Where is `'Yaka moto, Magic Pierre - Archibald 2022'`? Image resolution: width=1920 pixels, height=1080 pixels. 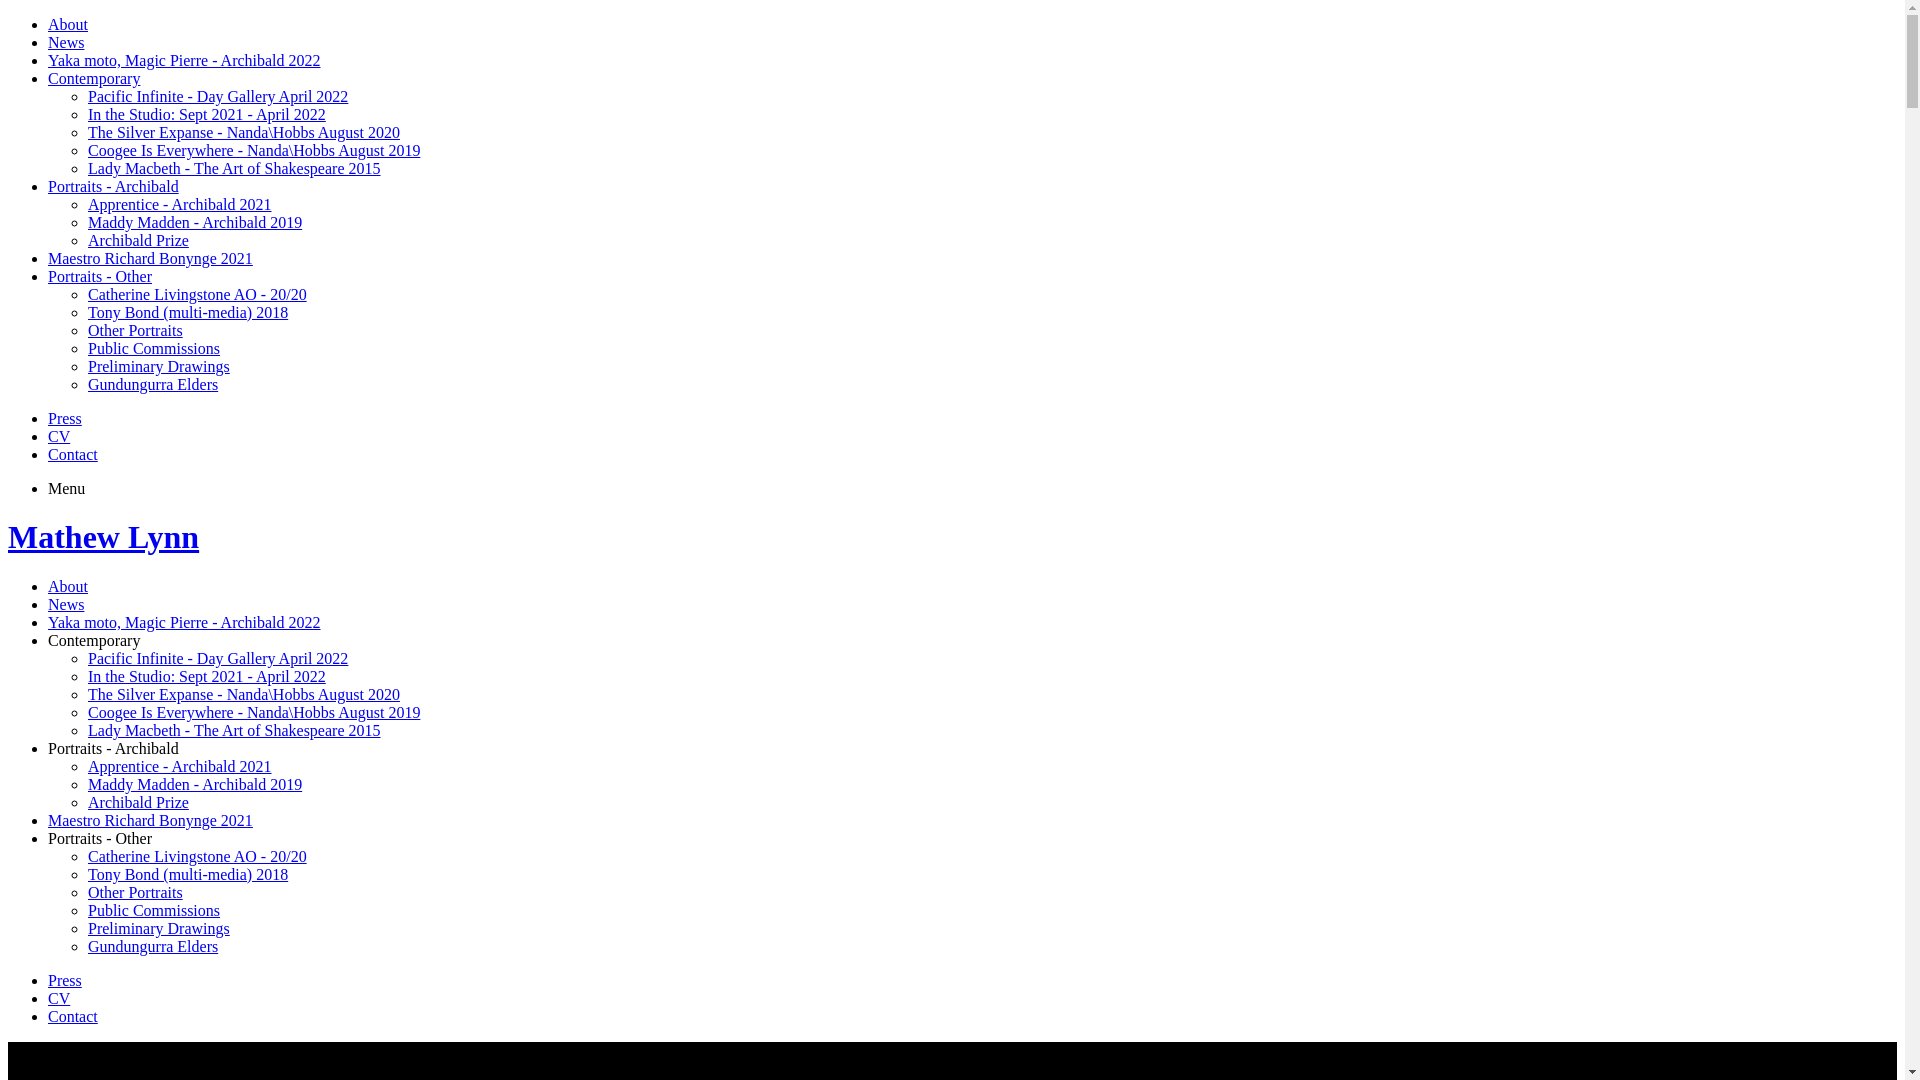 'Yaka moto, Magic Pierre - Archibald 2022' is located at coordinates (184, 621).